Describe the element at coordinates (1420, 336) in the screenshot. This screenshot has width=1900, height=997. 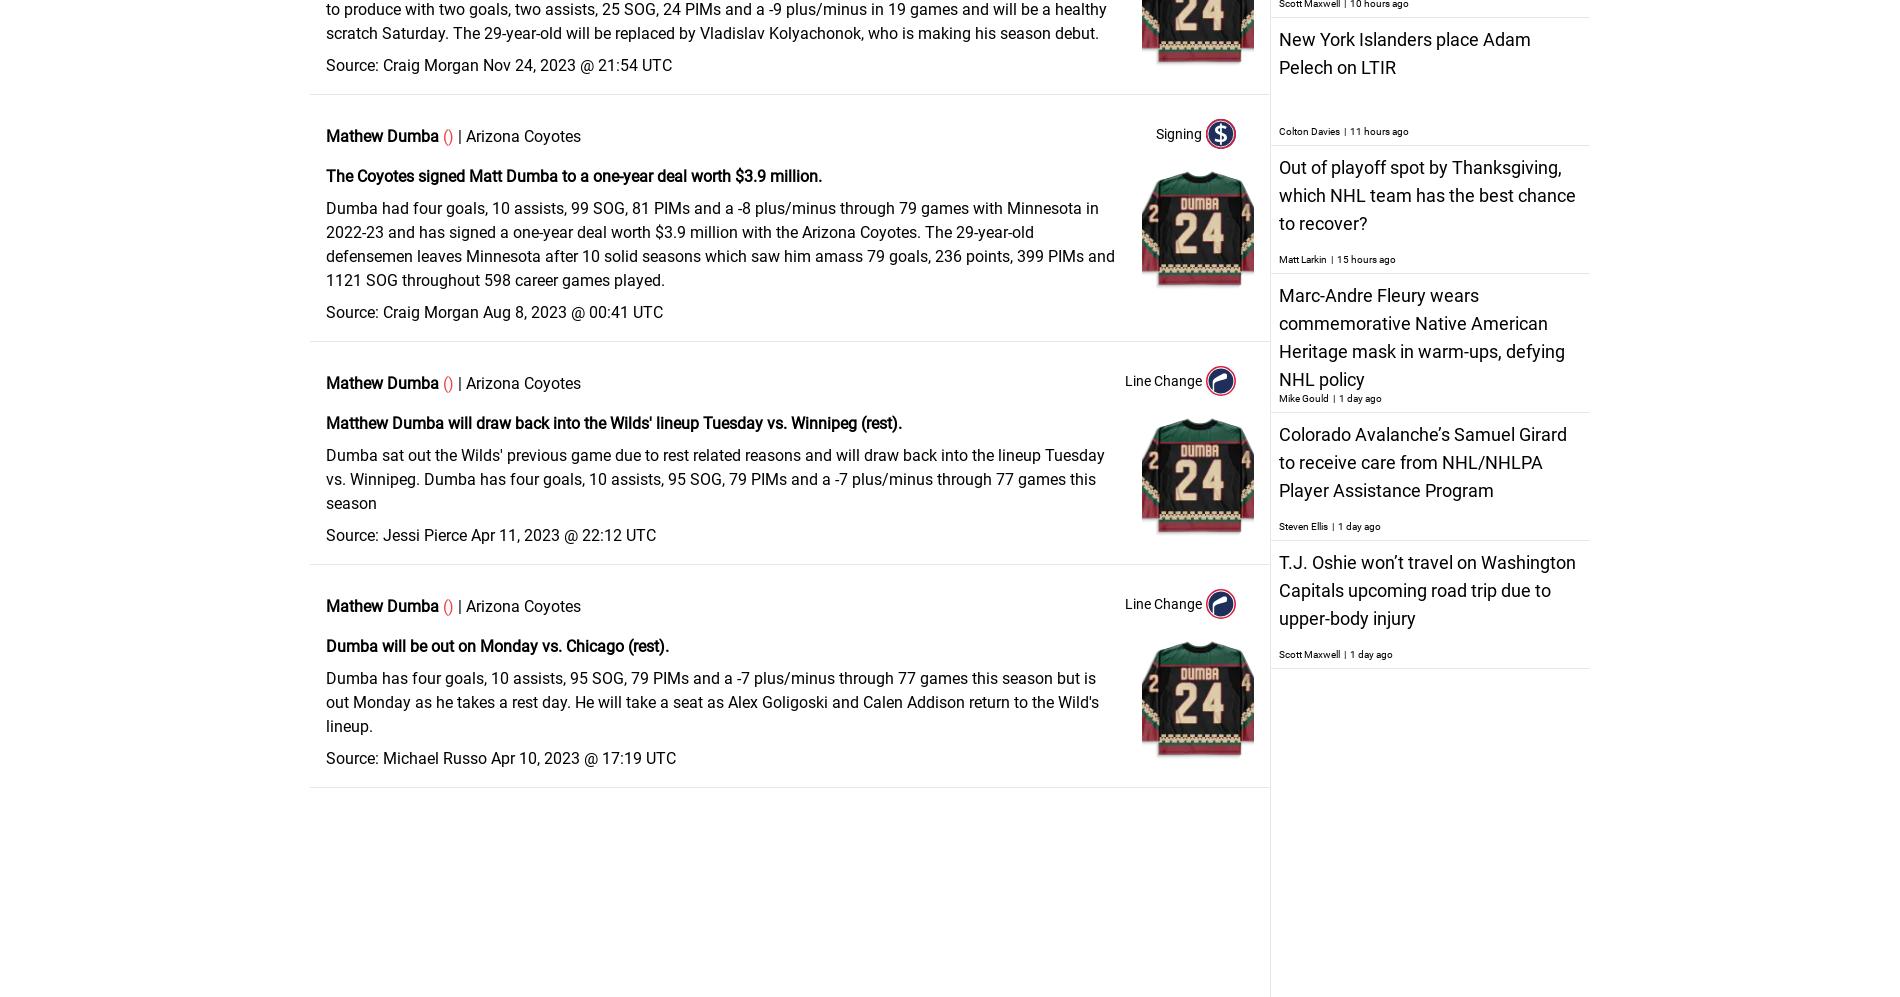
I see `'Marc-Andre Fleury wears commemorative Native American Heritage mask in warm-ups, defying NHL policy'` at that location.